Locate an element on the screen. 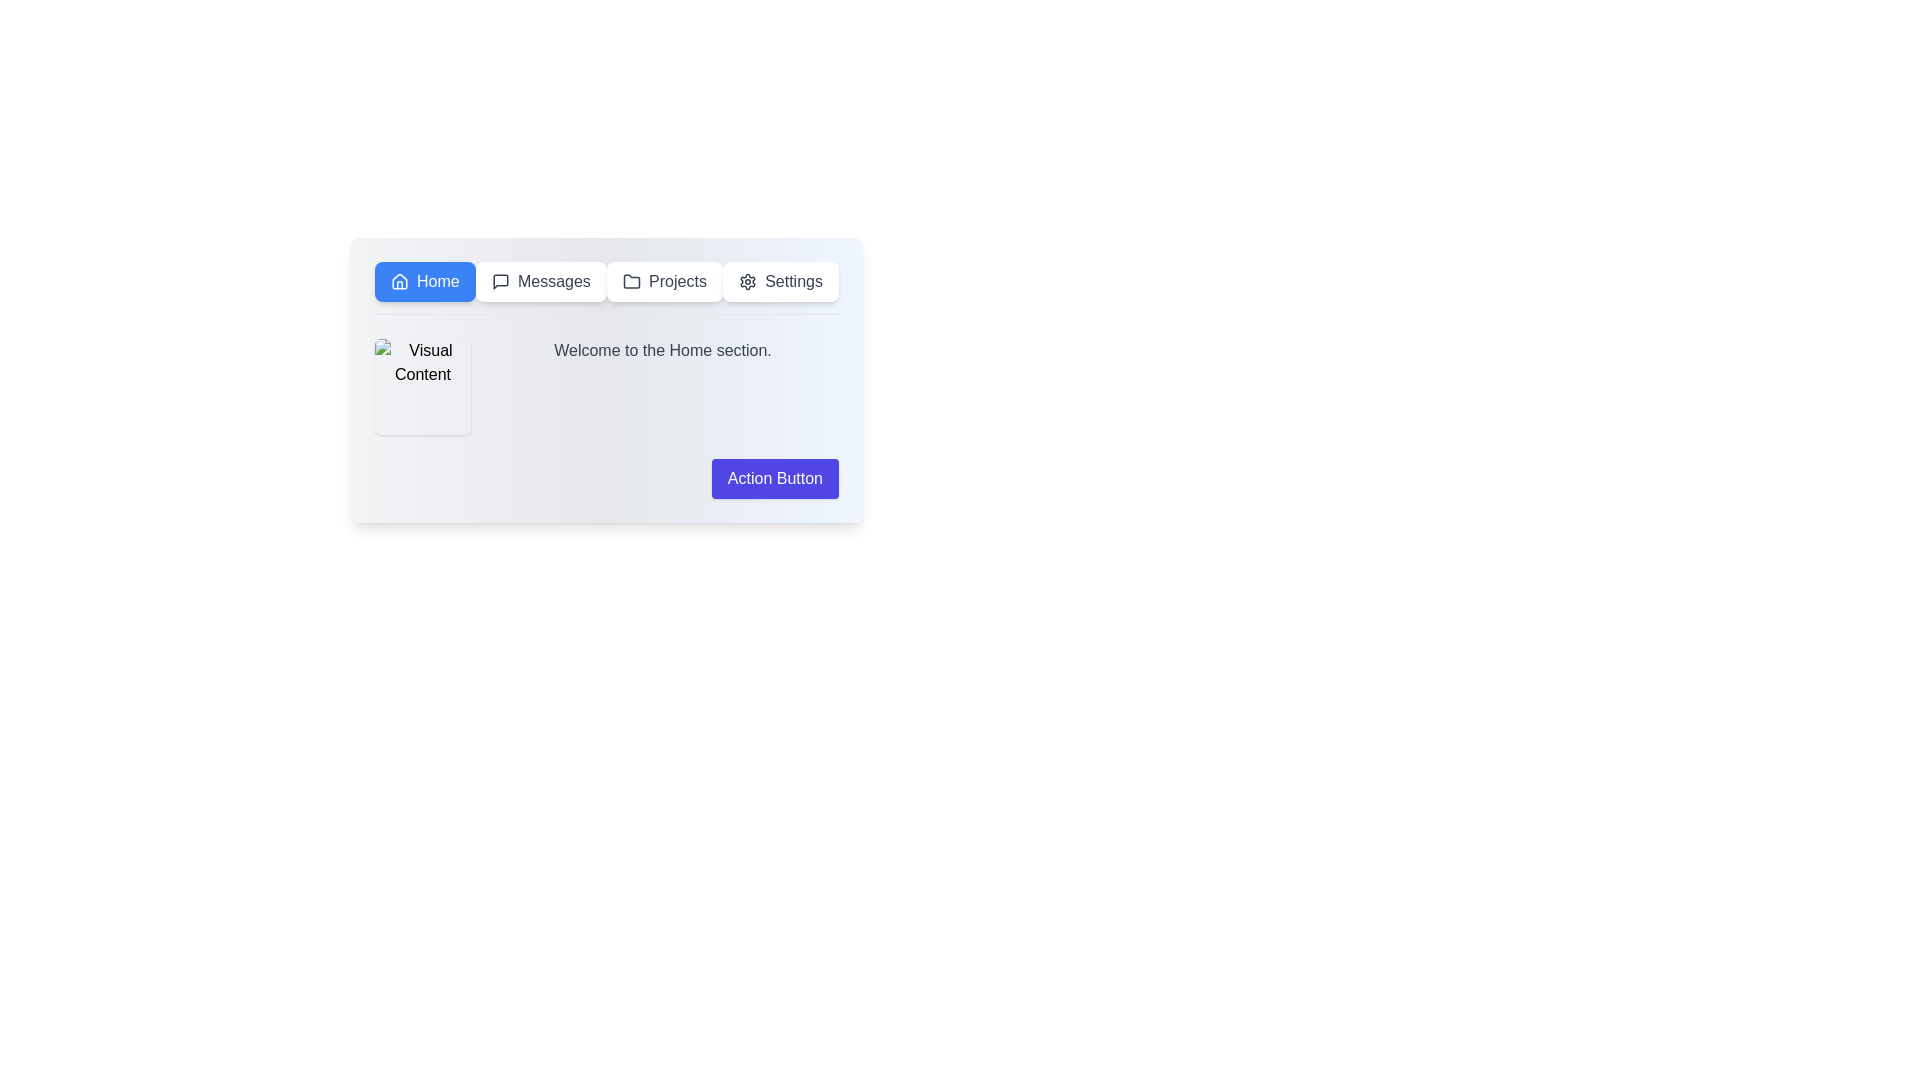  the 'Messages' button, which has a speech bubble icon on the left, is located in the navigation bar between the 'Home' and 'Projects' buttons, and features a white background with rounded corners is located at coordinates (541, 281).